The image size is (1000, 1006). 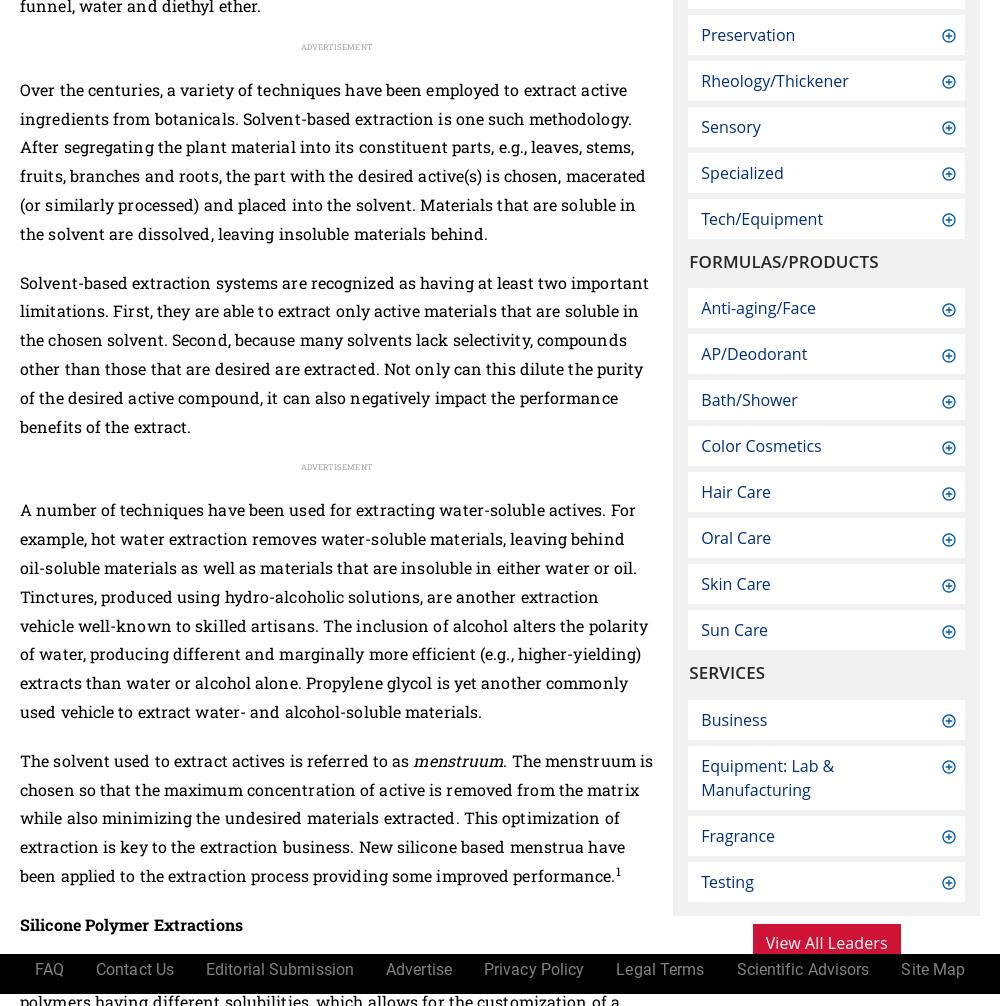 What do you see at coordinates (333, 610) in the screenshot?
I see `'A number of techniques have been used for extracting water-soluble actives. For example, hot water extraction removes water-soluble materials, leaving behind oil-soluble materials as well as materials that are insoluble in either water or oil. Tinctures, produced using hydro-alcoholic solutions, are another extraction vehicle well-known to skilled artisans. The inclusion of alcohol alters the polarity of water, producing different and marginally more efficient (e.g., higher-yielding) extracts than water or alcohol alone. Propylene glycol is yet another commonly used vehicle to extract water- and alcohol-soluble materials.'` at bounding box center [333, 610].